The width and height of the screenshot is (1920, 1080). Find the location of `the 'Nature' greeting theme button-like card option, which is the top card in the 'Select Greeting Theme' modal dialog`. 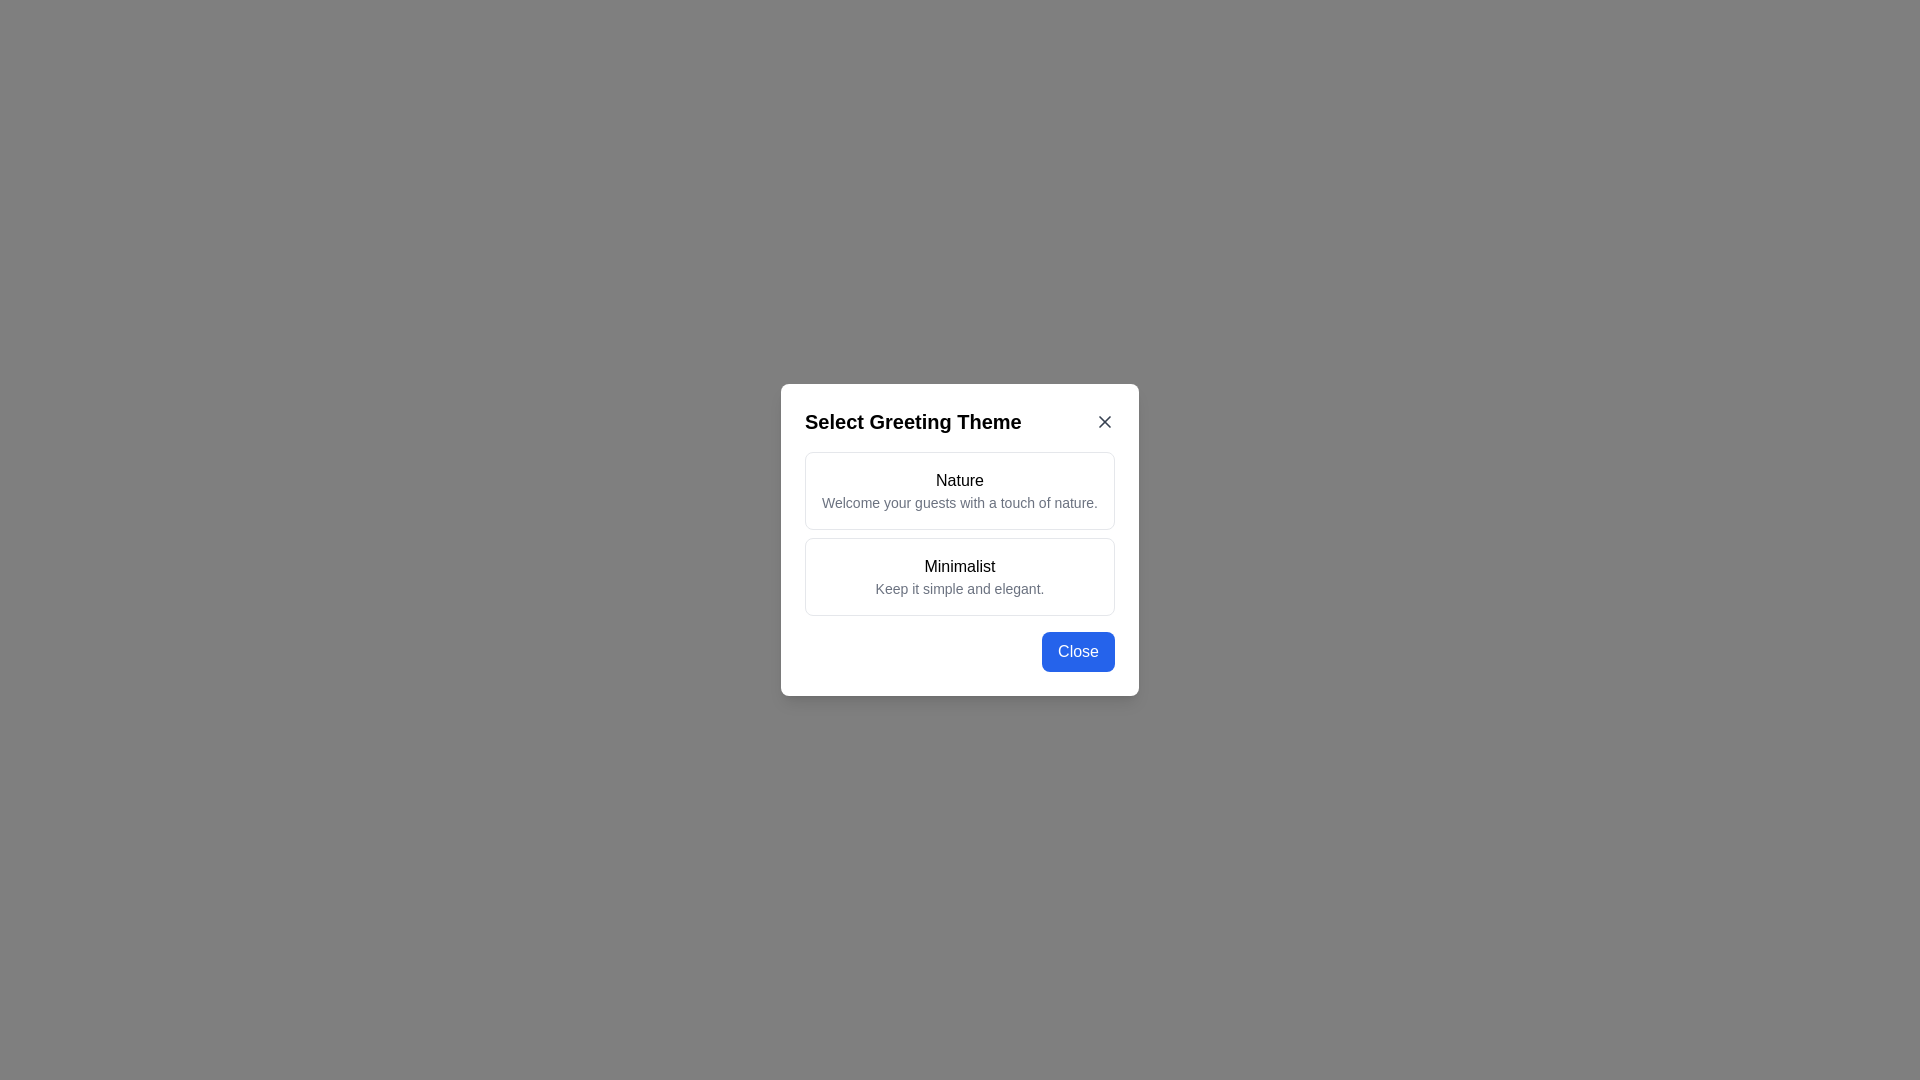

the 'Nature' greeting theme button-like card option, which is the top card in the 'Select Greeting Theme' modal dialog is located at coordinates (960, 490).